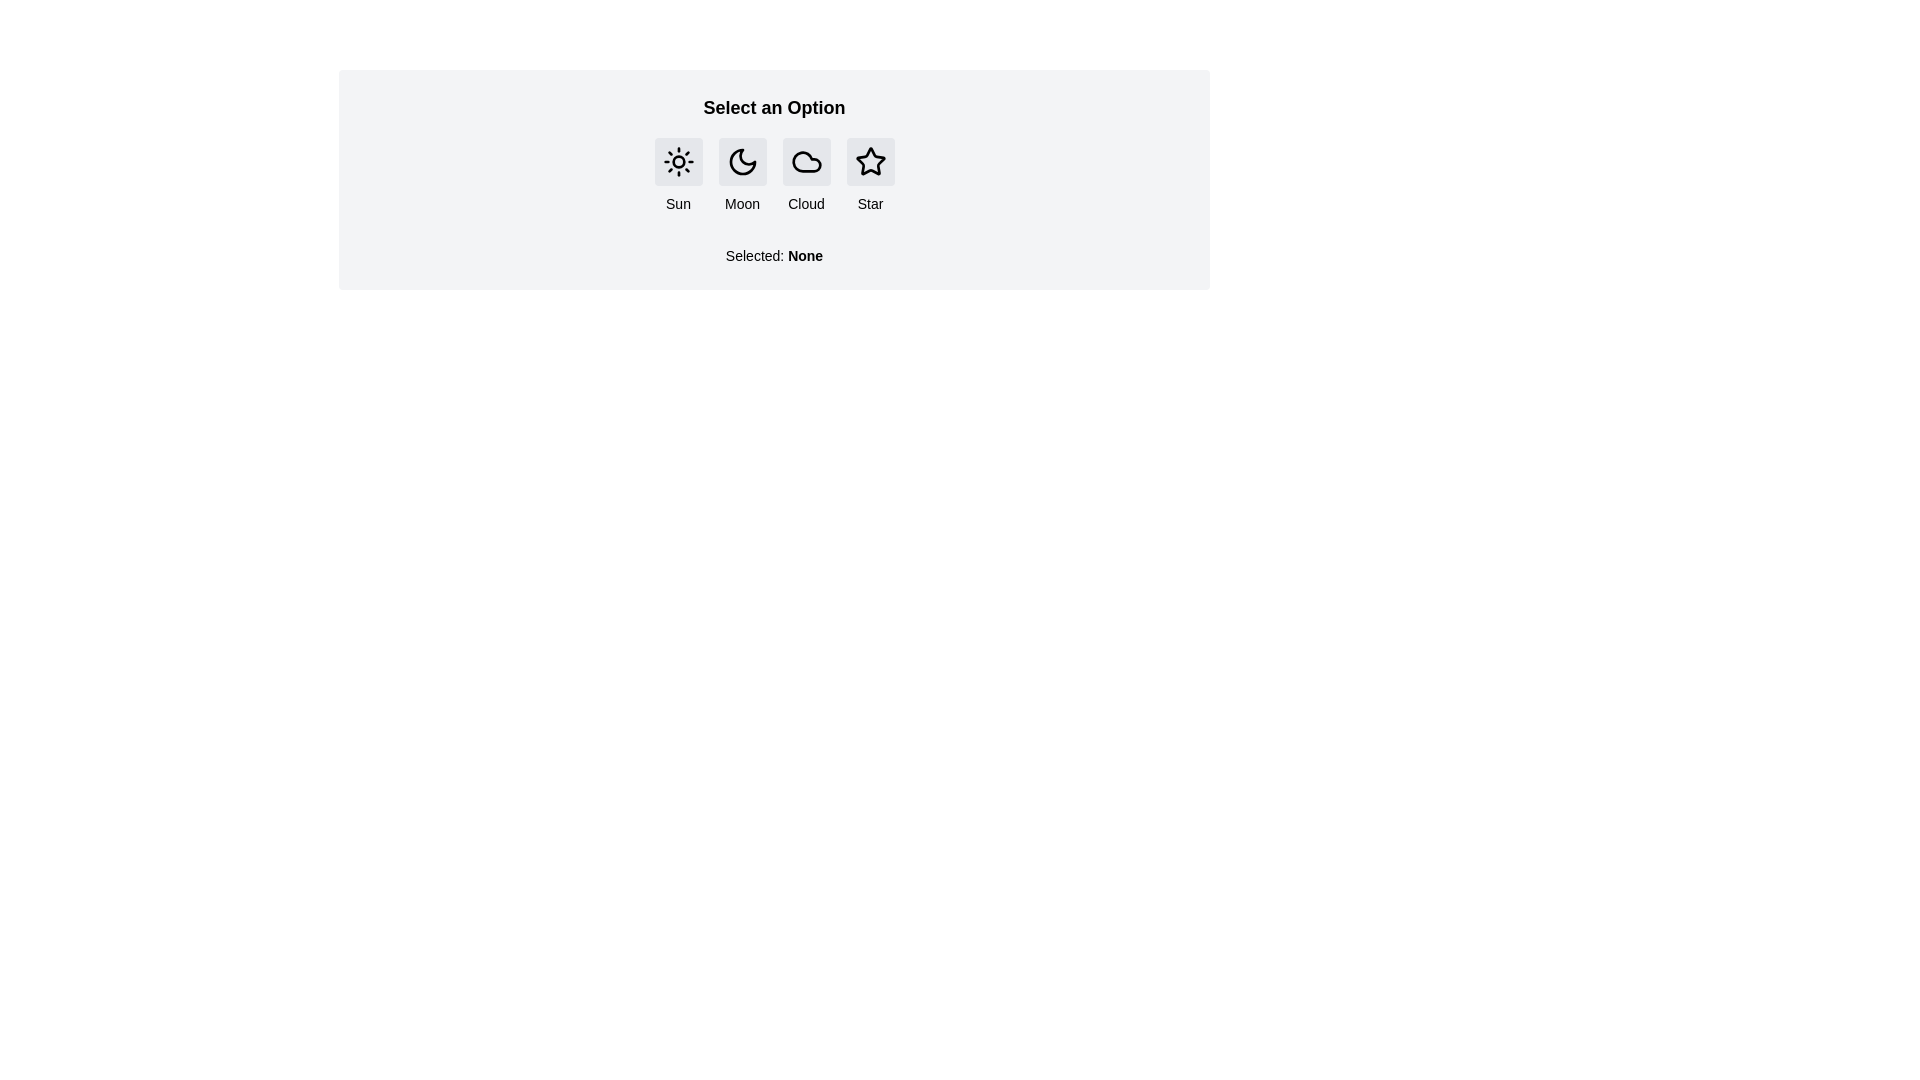 Image resolution: width=1920 pixels, height=1080 pixels. What do you see at coordinates (773, 254) in the screenshot?
I see `the text label displaying 'Selected: None', which is centered below the selectable options (Sun, Moon, Cloud, Star)` at bounding box center [773, 254].